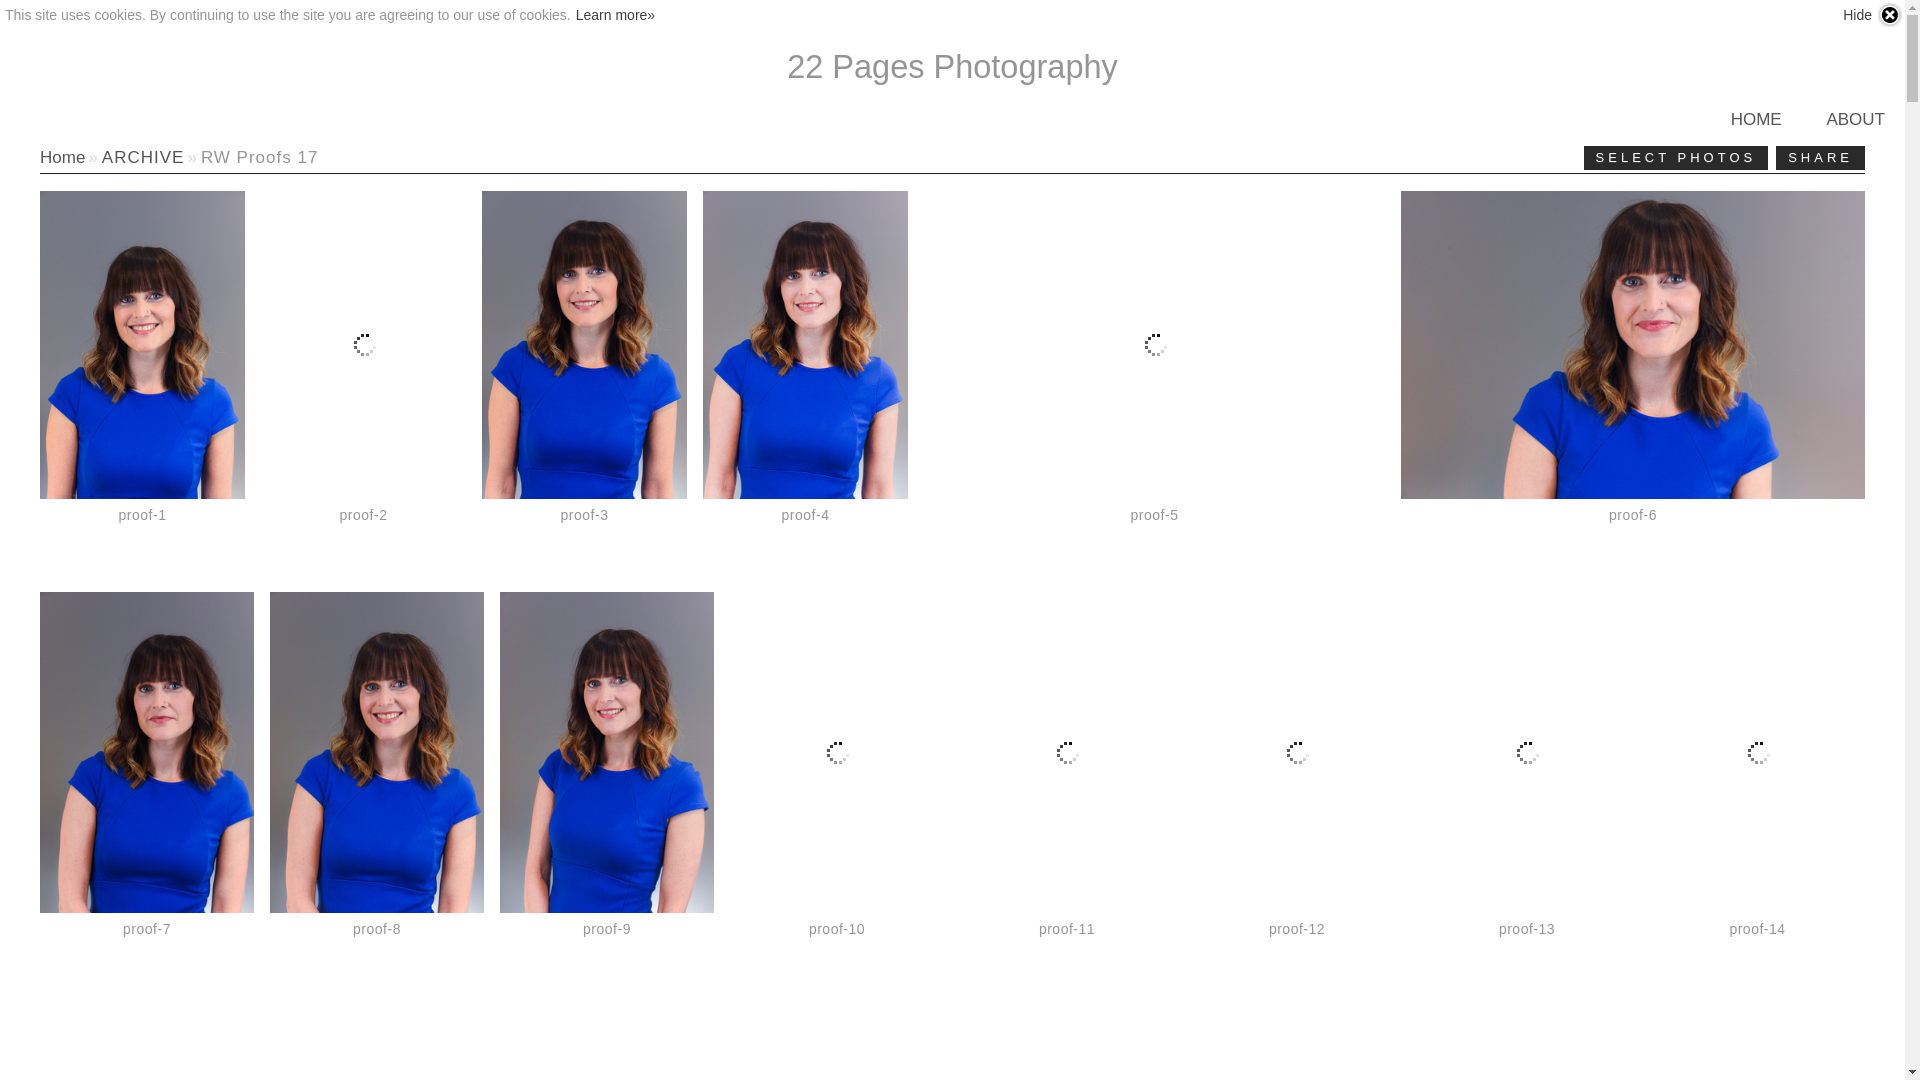 The height and width of the screenshot is (1080, 1920). Describe the element at coordinates (1755, 119) in the screenshot. I see `'HOME'` at that location.